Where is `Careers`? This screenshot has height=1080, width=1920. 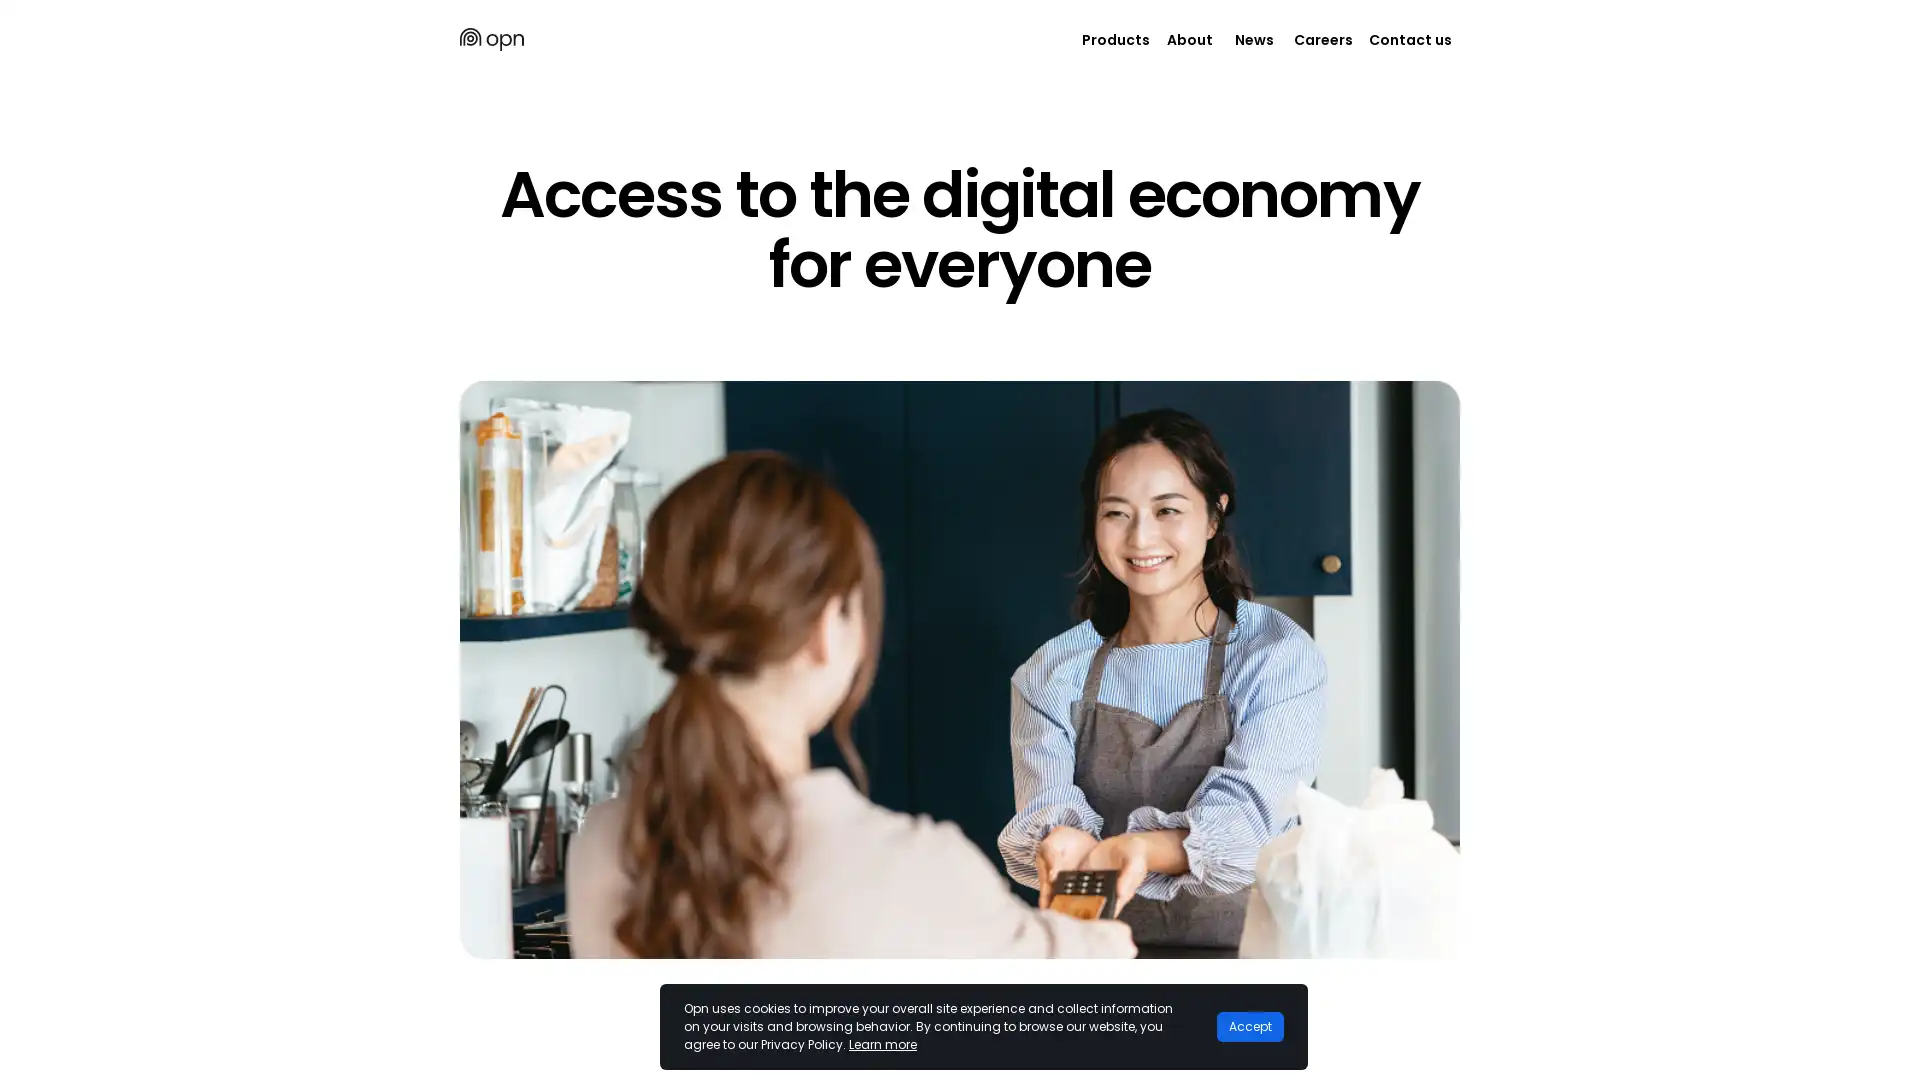 Careers is located at coordinates (1323, 39).